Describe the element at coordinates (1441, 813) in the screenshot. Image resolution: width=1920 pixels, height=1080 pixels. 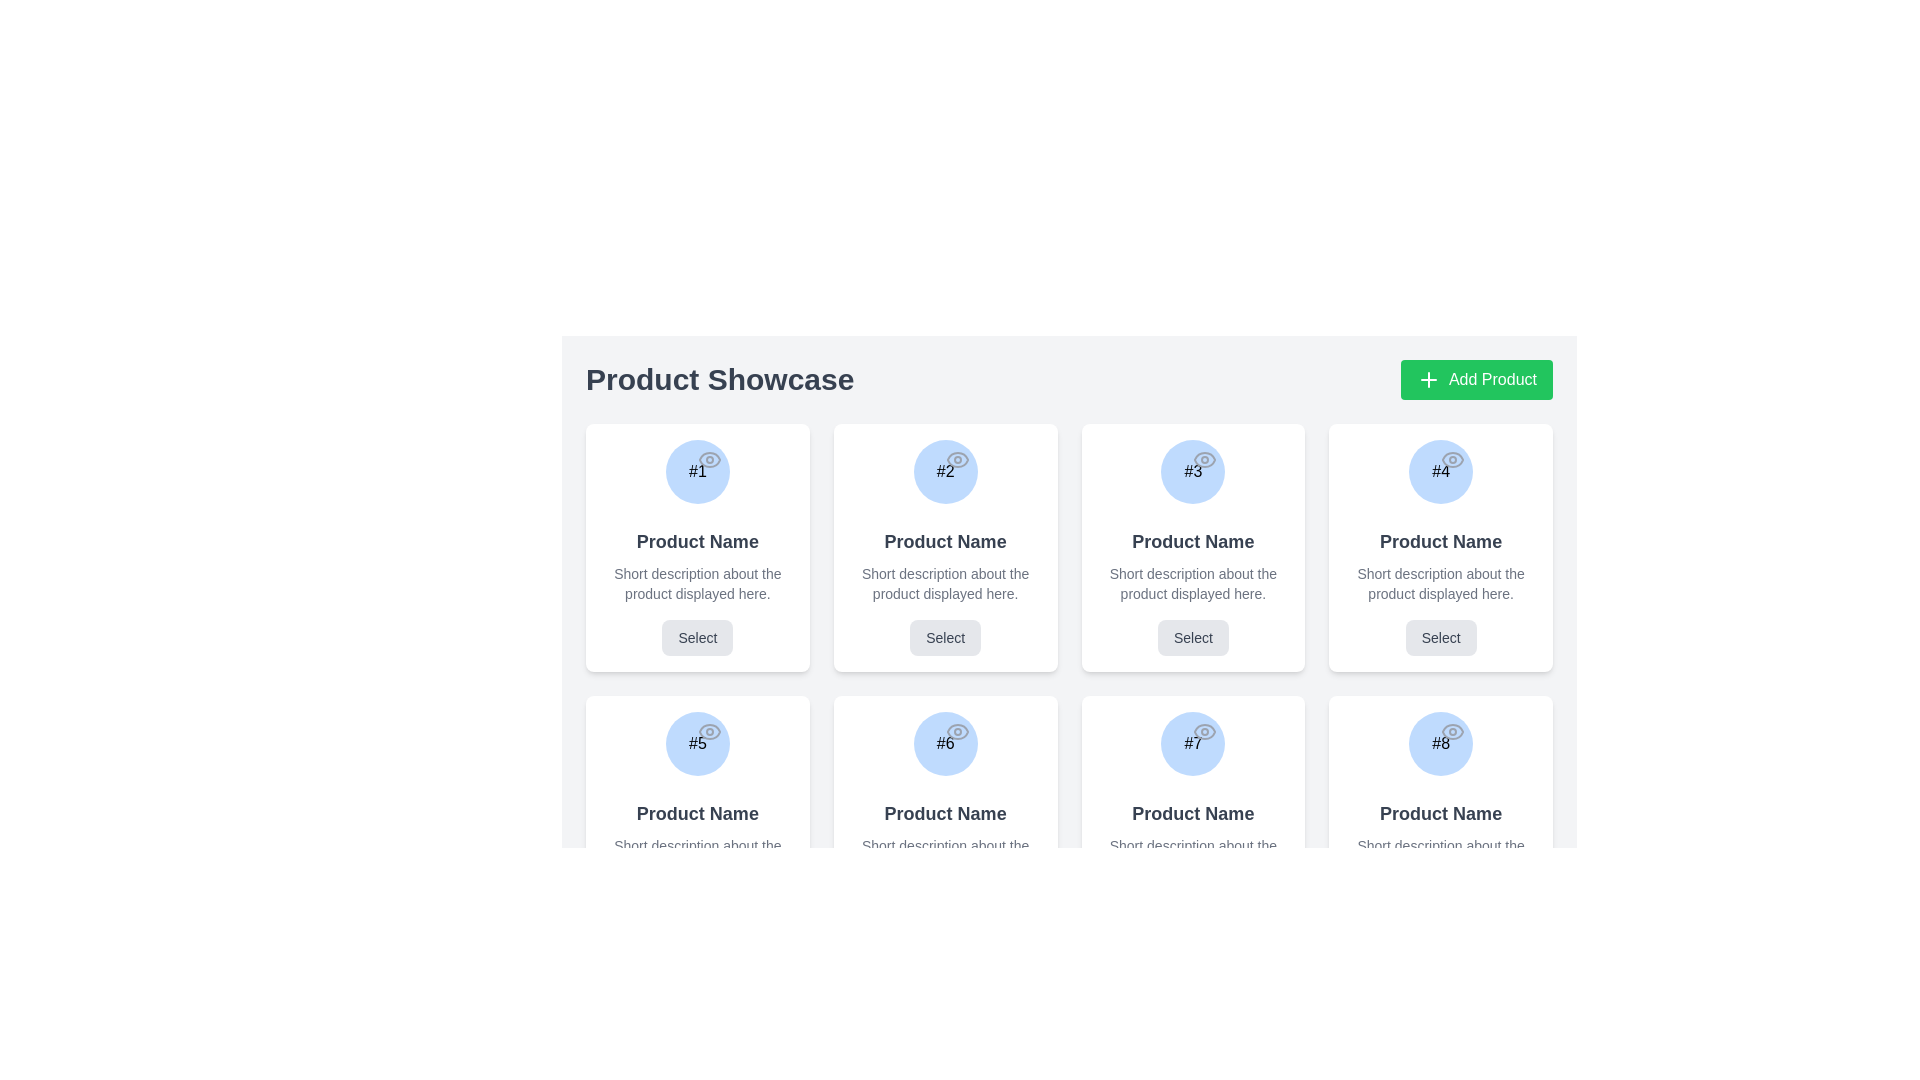
I see `the static text label displaying 'Product Name', which is styled in bold dark gray and is centrally positioned within its card layout` at that location.